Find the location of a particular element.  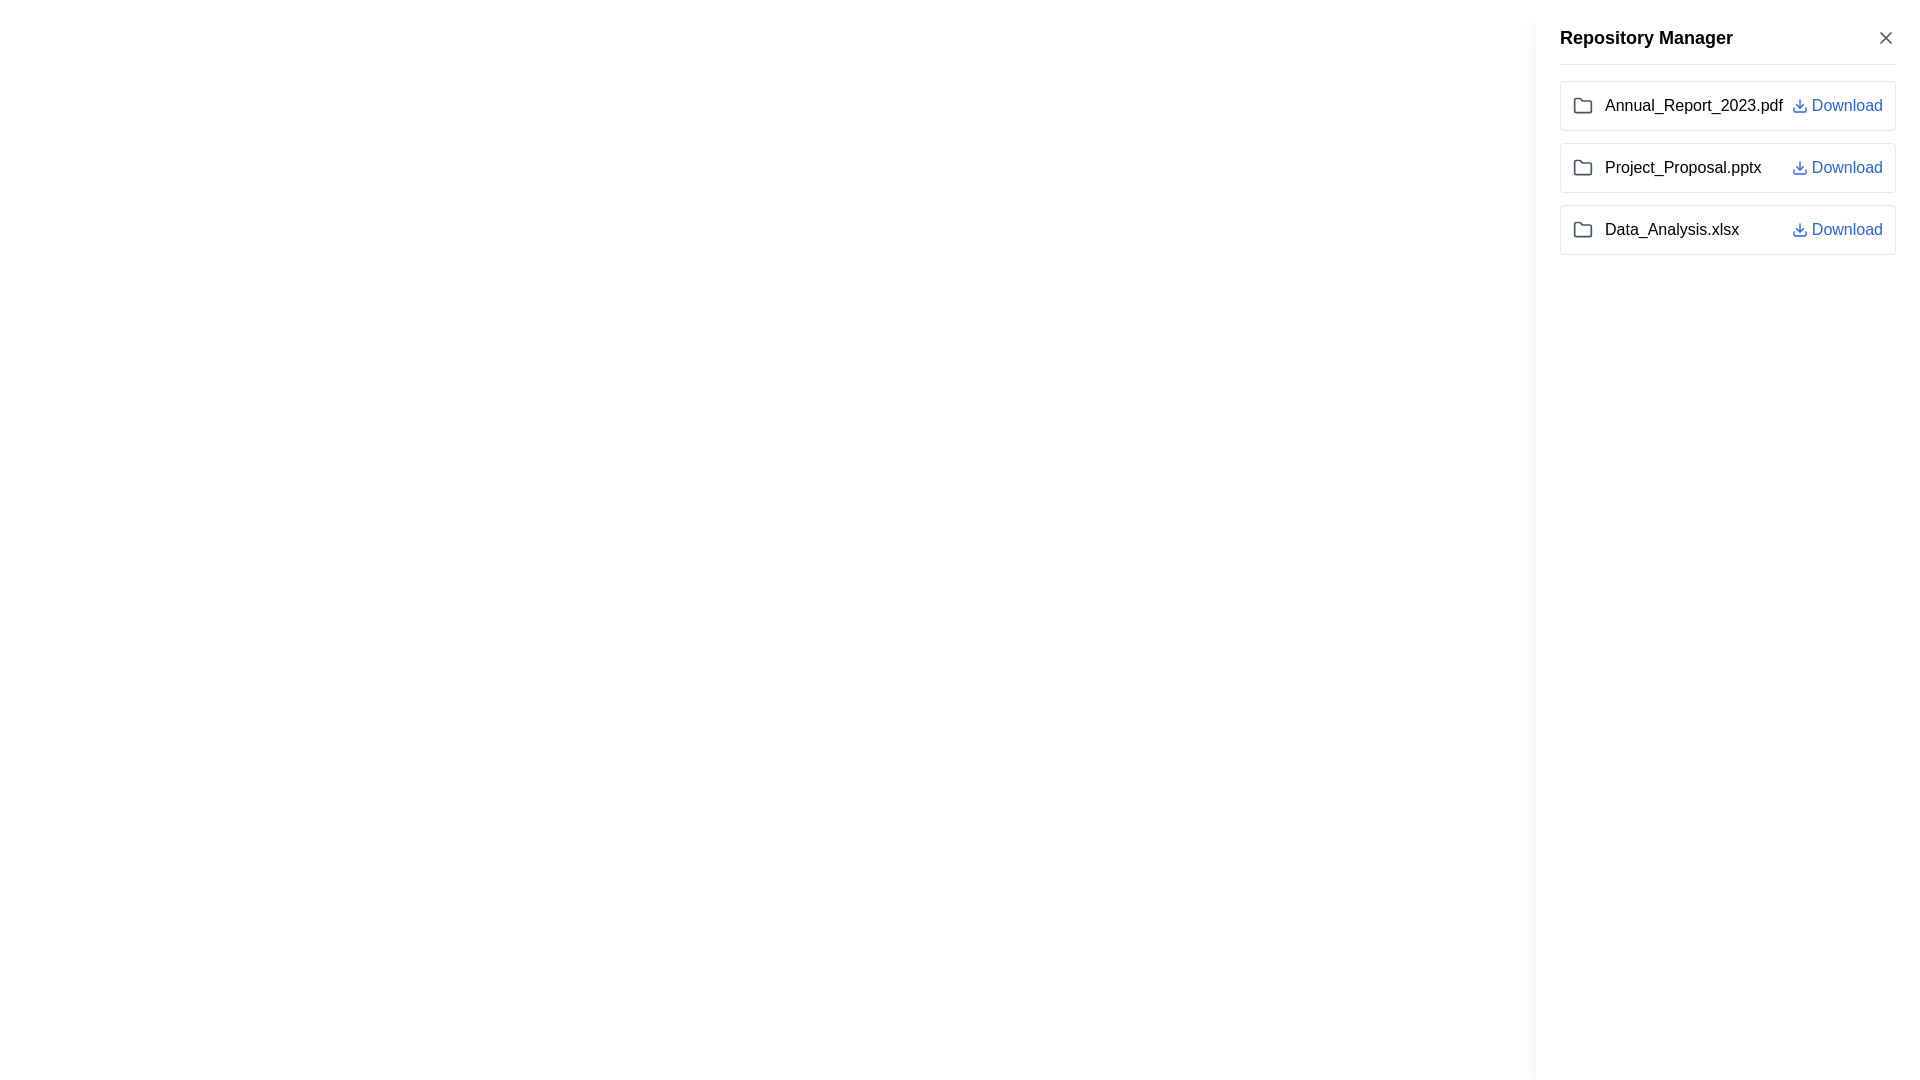

the file name display of 'Project_Proposal.pptx', which is the second item in the vertical file list of the 'Repository Manager' section, positioned between 'Annual_Report_2023.pdf' and 'Data_Analysis.xlsx' is located at coordinates (1667, 167).